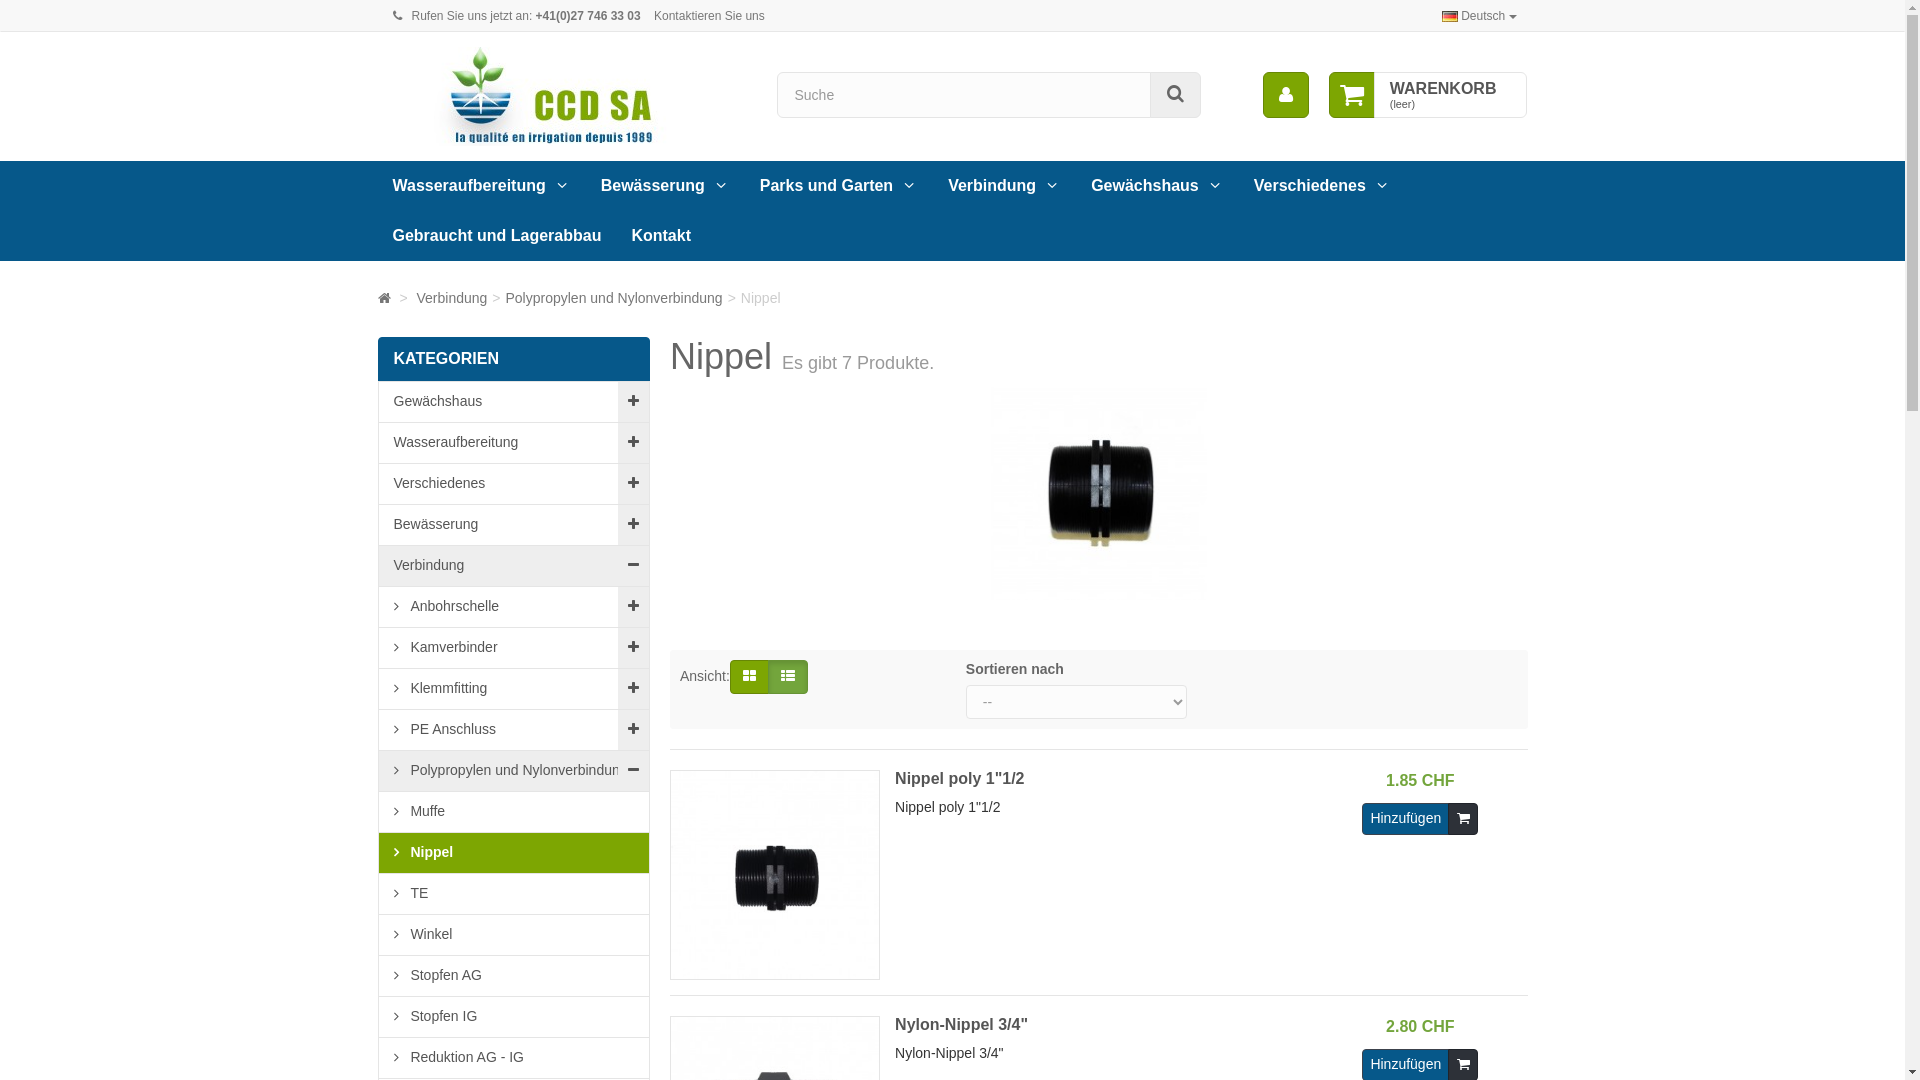 Image resolution: width=1920 pixels, height=1080 pixels. I want to click on 'Nippel poly 1"1/2, so click(991, 874).